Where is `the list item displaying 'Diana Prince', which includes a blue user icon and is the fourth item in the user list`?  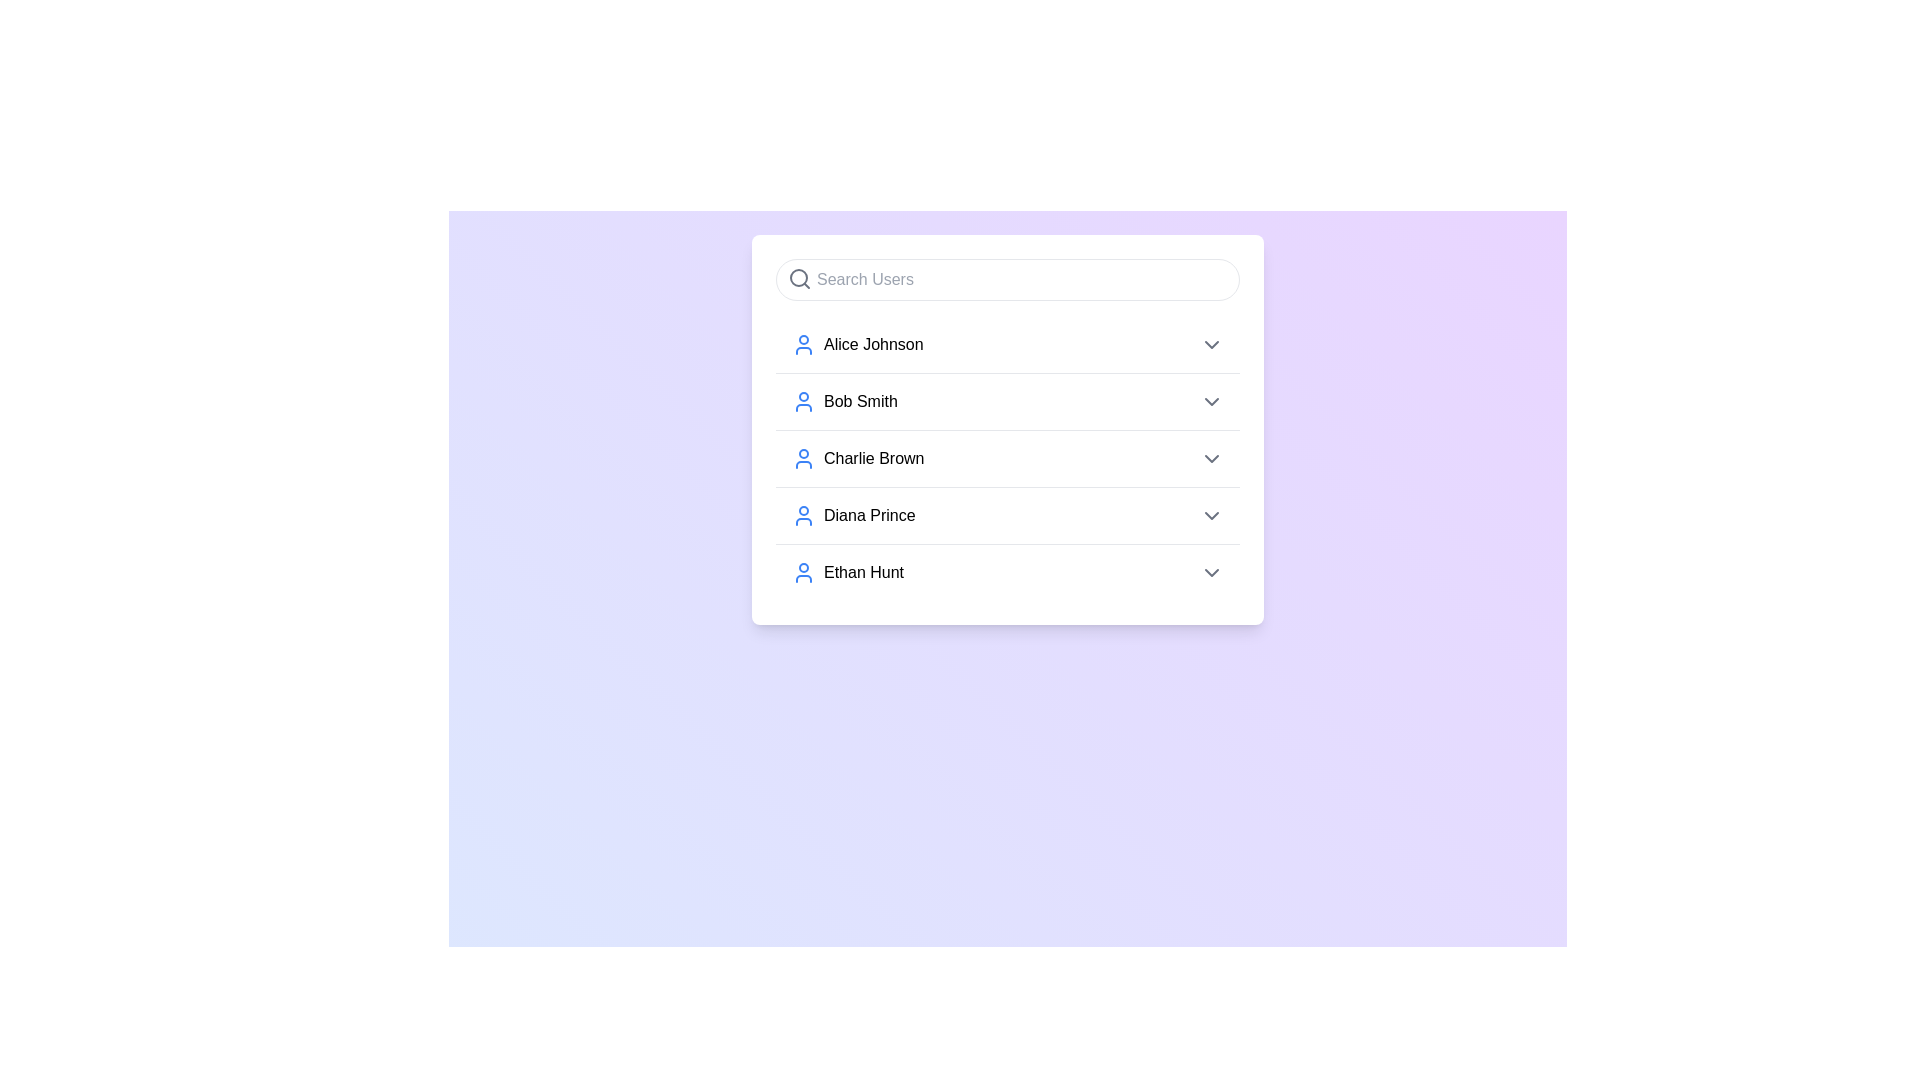 the list item displaying 'Diana Prince', which includes a blue user icon and is the fourth item in the user list is located at coordinates (853, 515).